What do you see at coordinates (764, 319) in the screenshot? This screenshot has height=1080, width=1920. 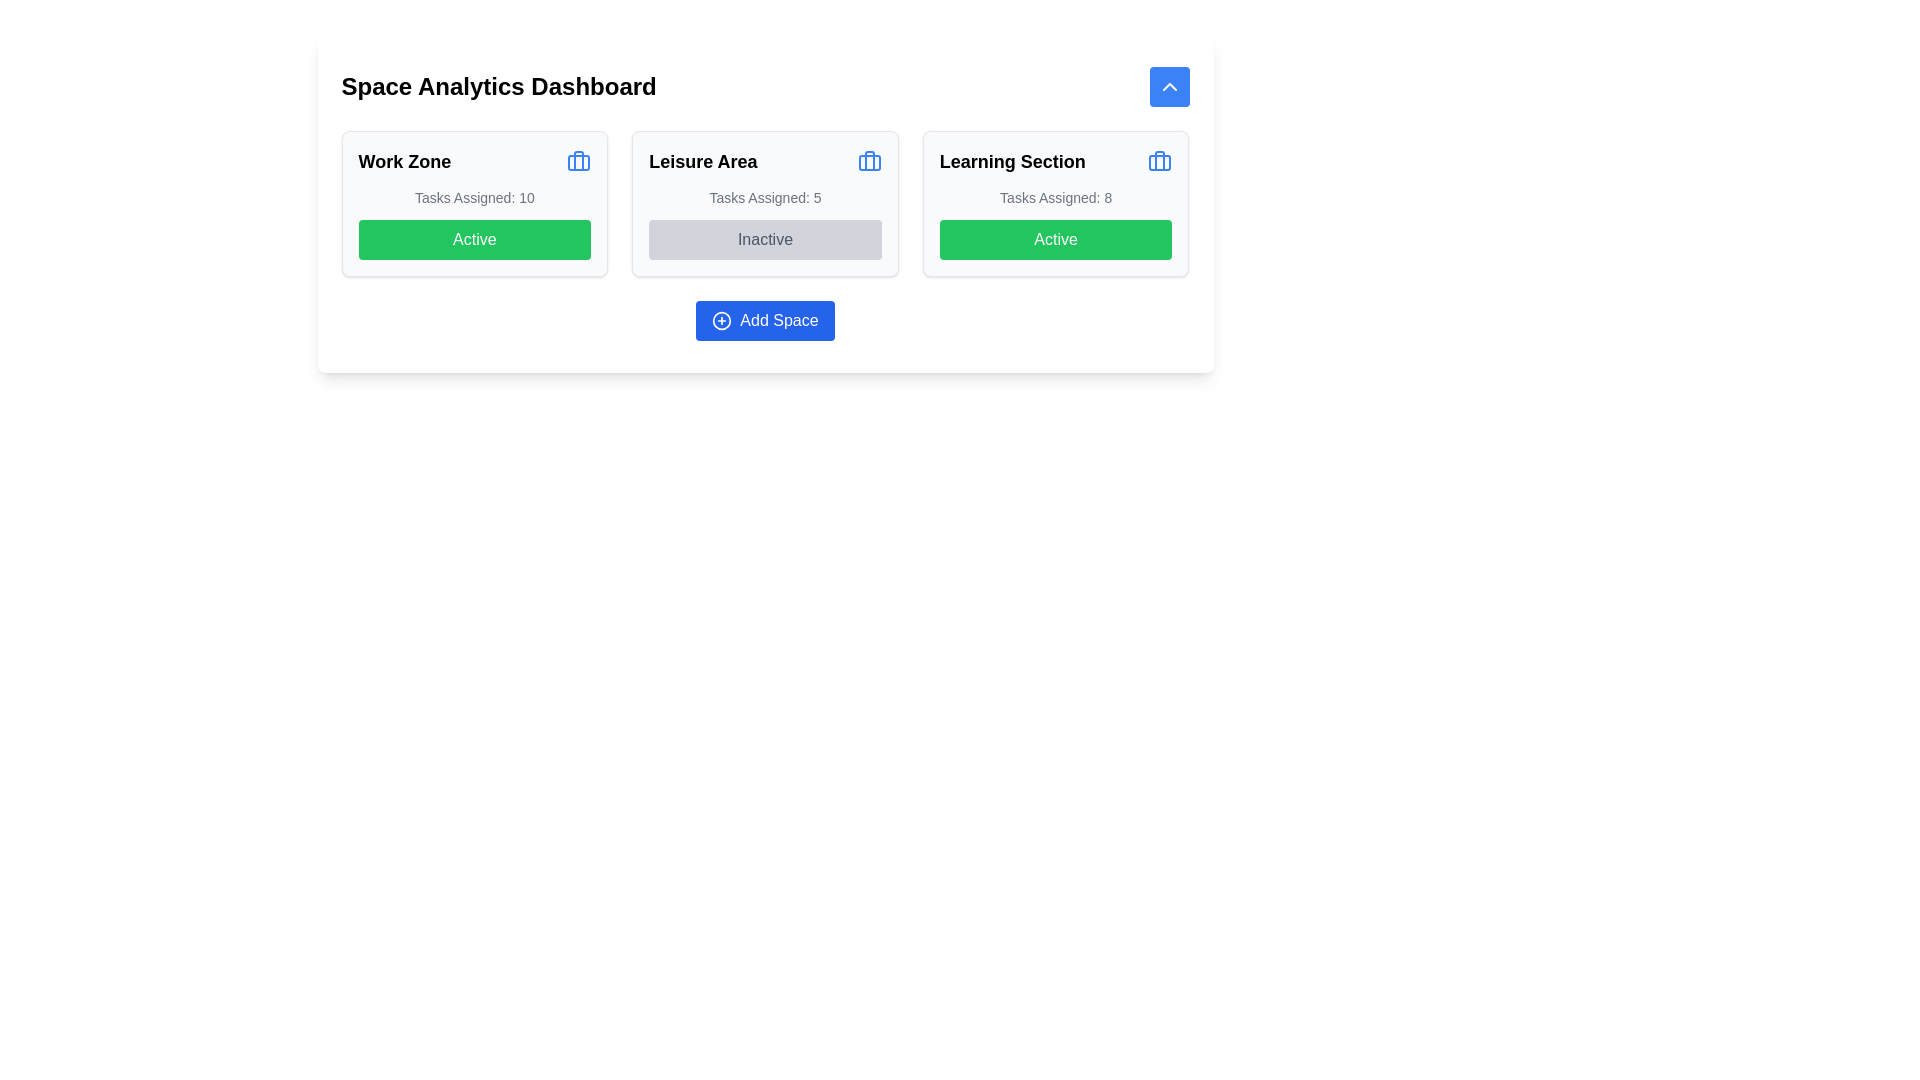 I see `the rectangular blue button labeled 'Add Space' with a plus icon` at bounding box center [764, 319].